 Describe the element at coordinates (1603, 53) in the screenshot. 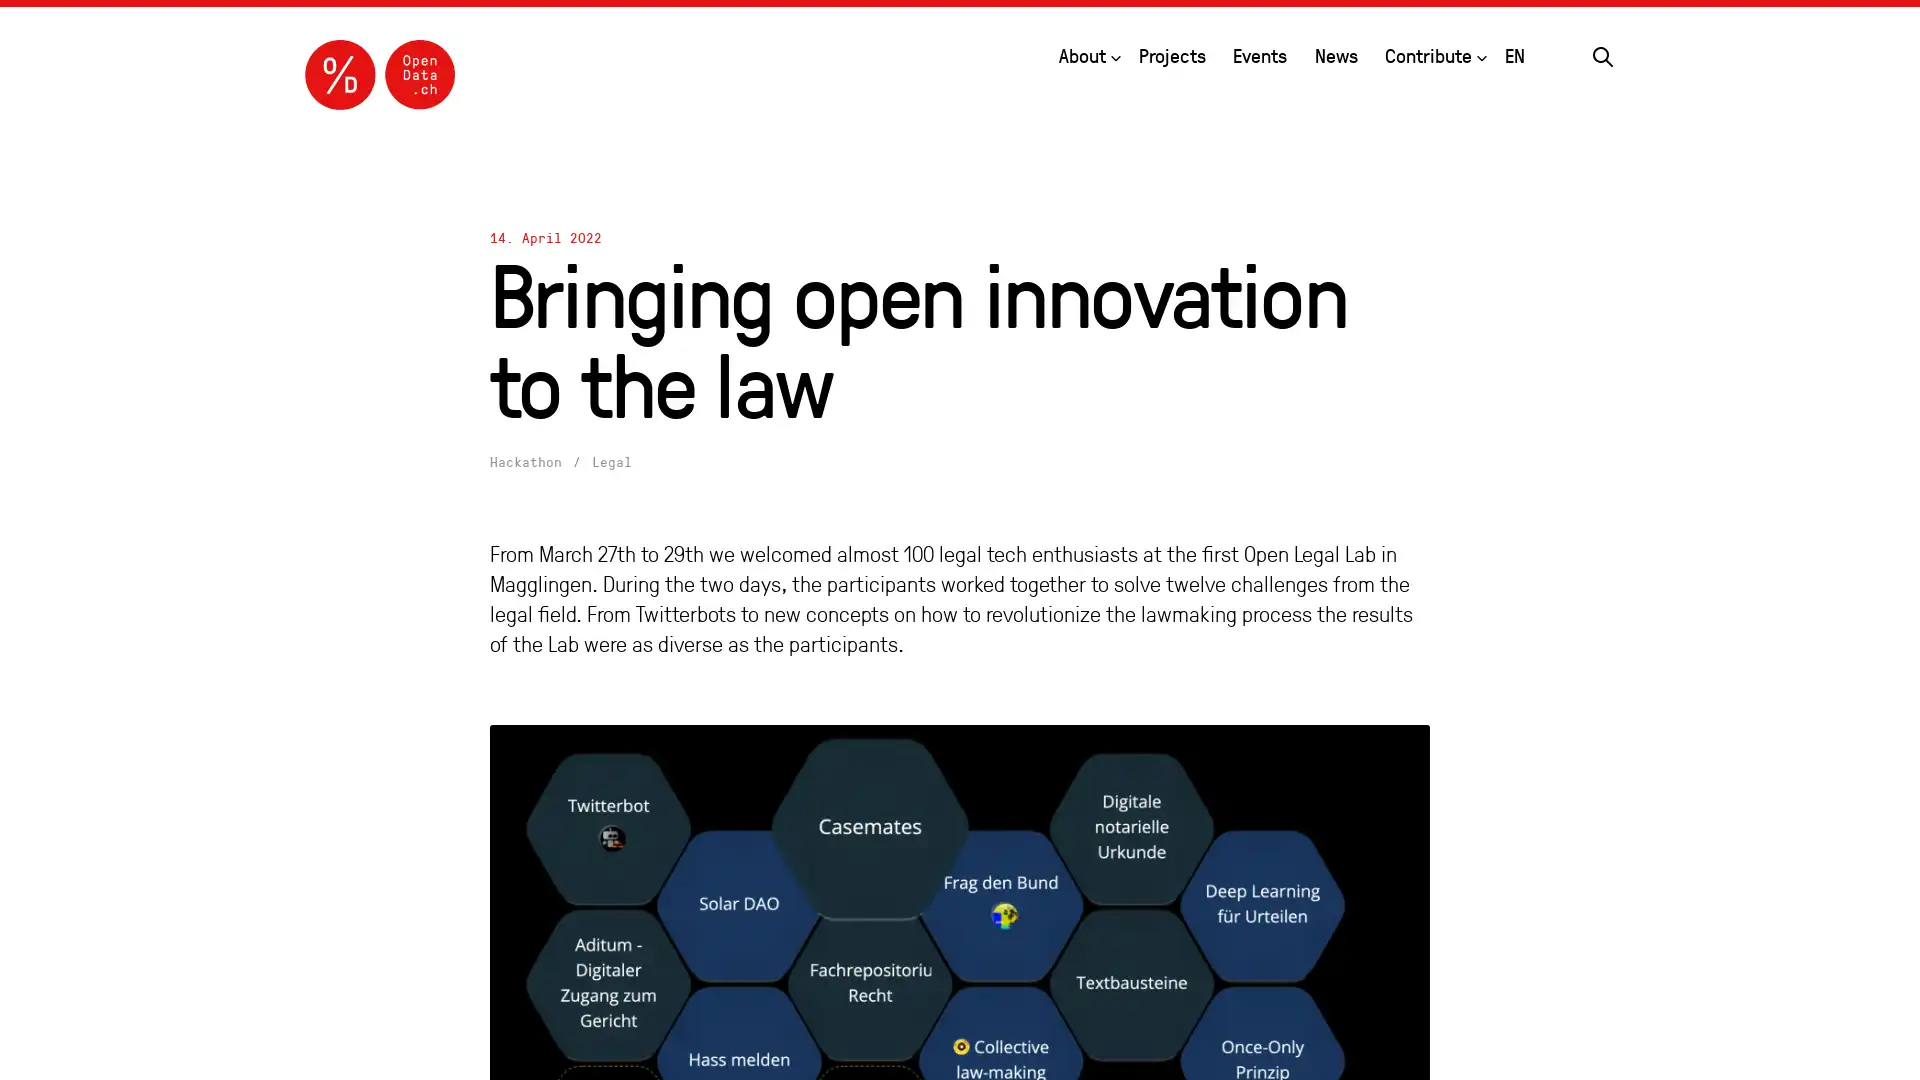

I see `Search` at that location.